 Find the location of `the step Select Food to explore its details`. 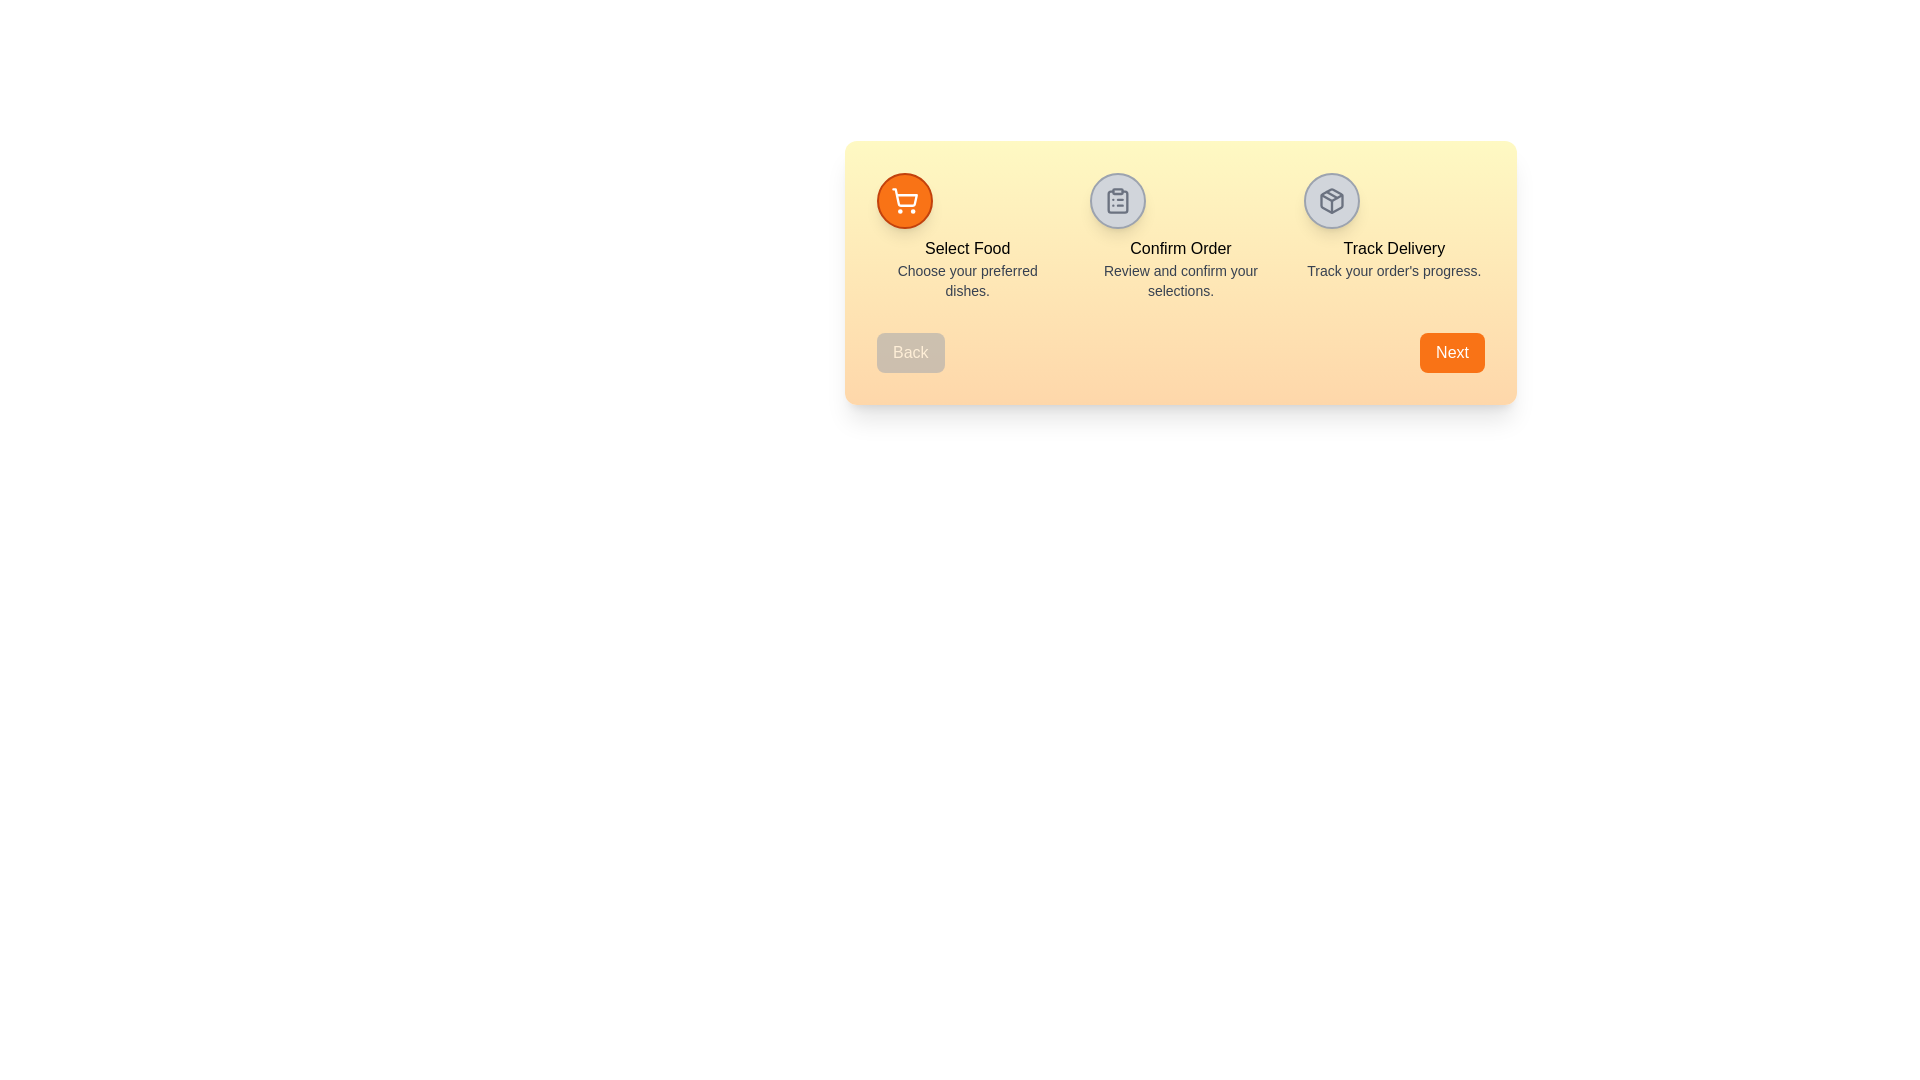

the step Select Food to explore its details is located at coordinates (904, 200).